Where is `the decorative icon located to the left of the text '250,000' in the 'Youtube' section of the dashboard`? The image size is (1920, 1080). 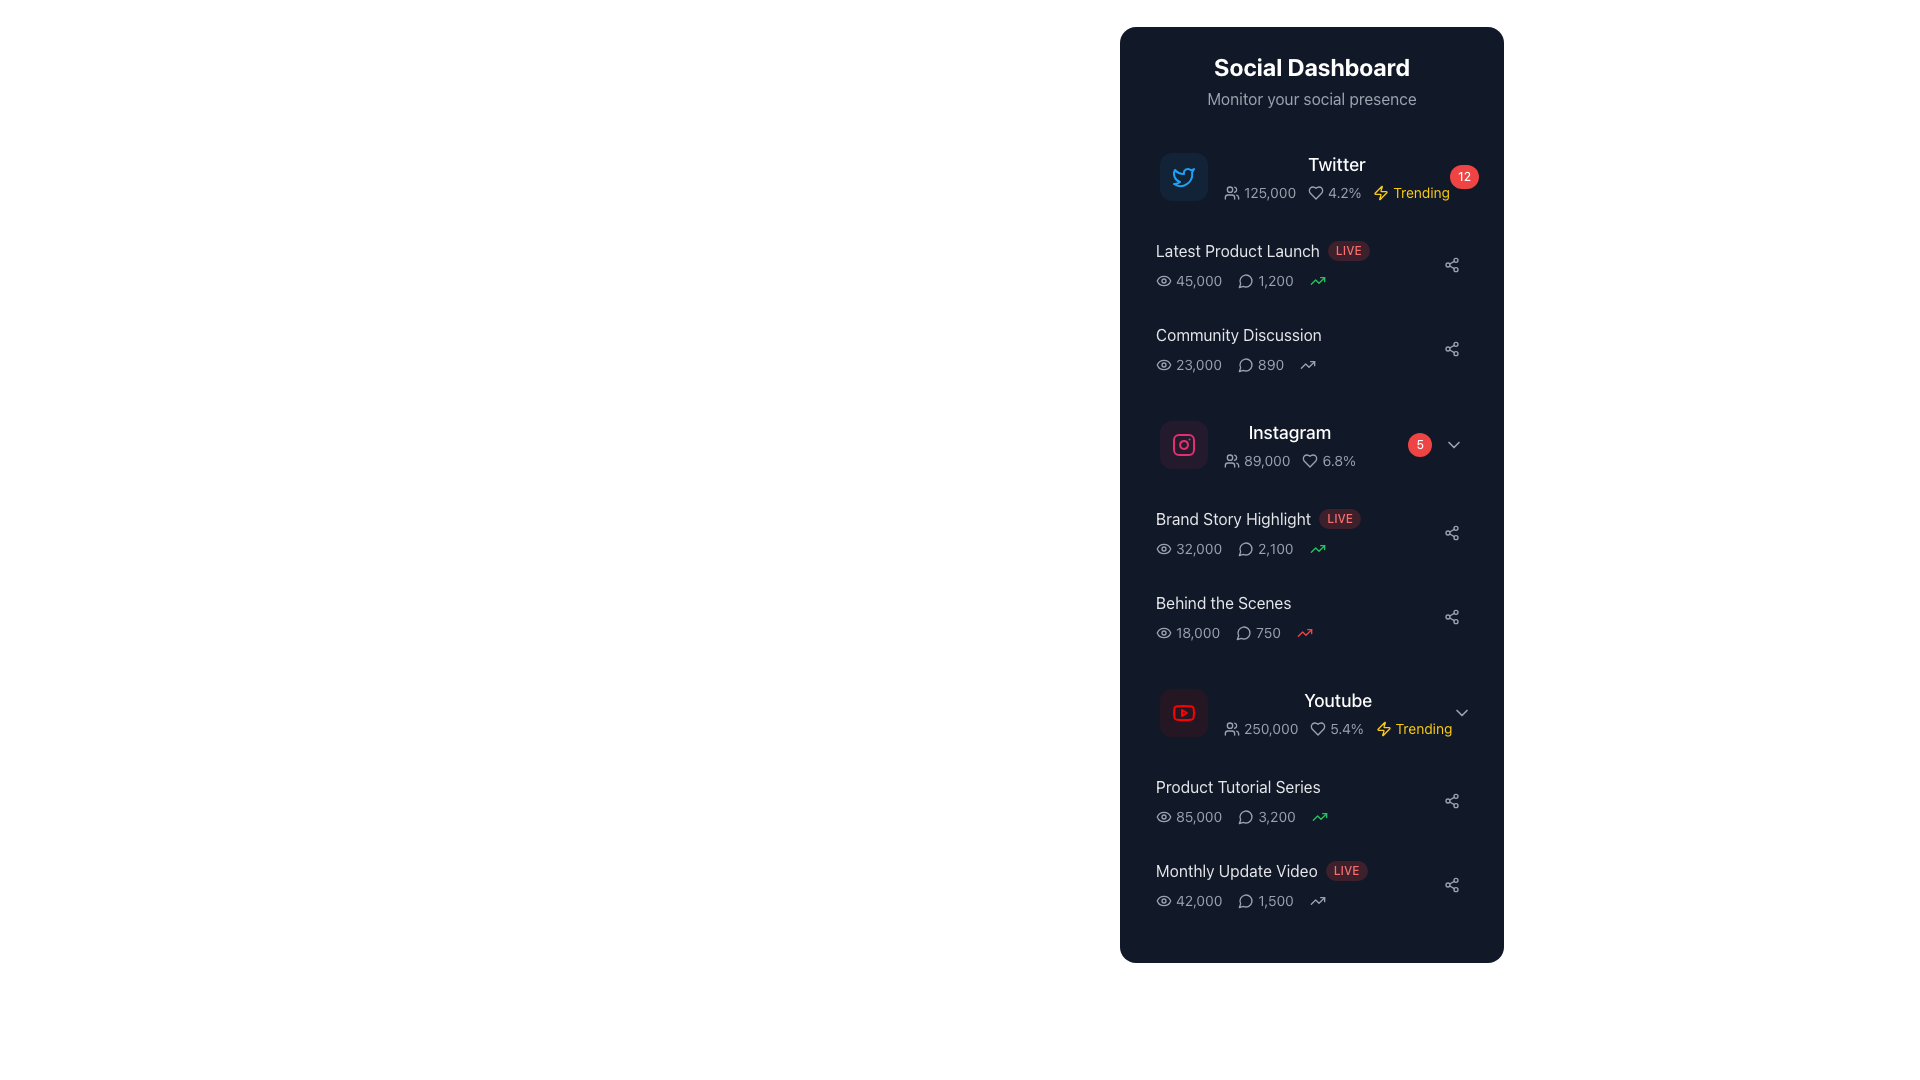
the decorative icon located to the left of the text '250,000' in the 'Youtube' section of the dashboard is located at coordinates (1231, 729).